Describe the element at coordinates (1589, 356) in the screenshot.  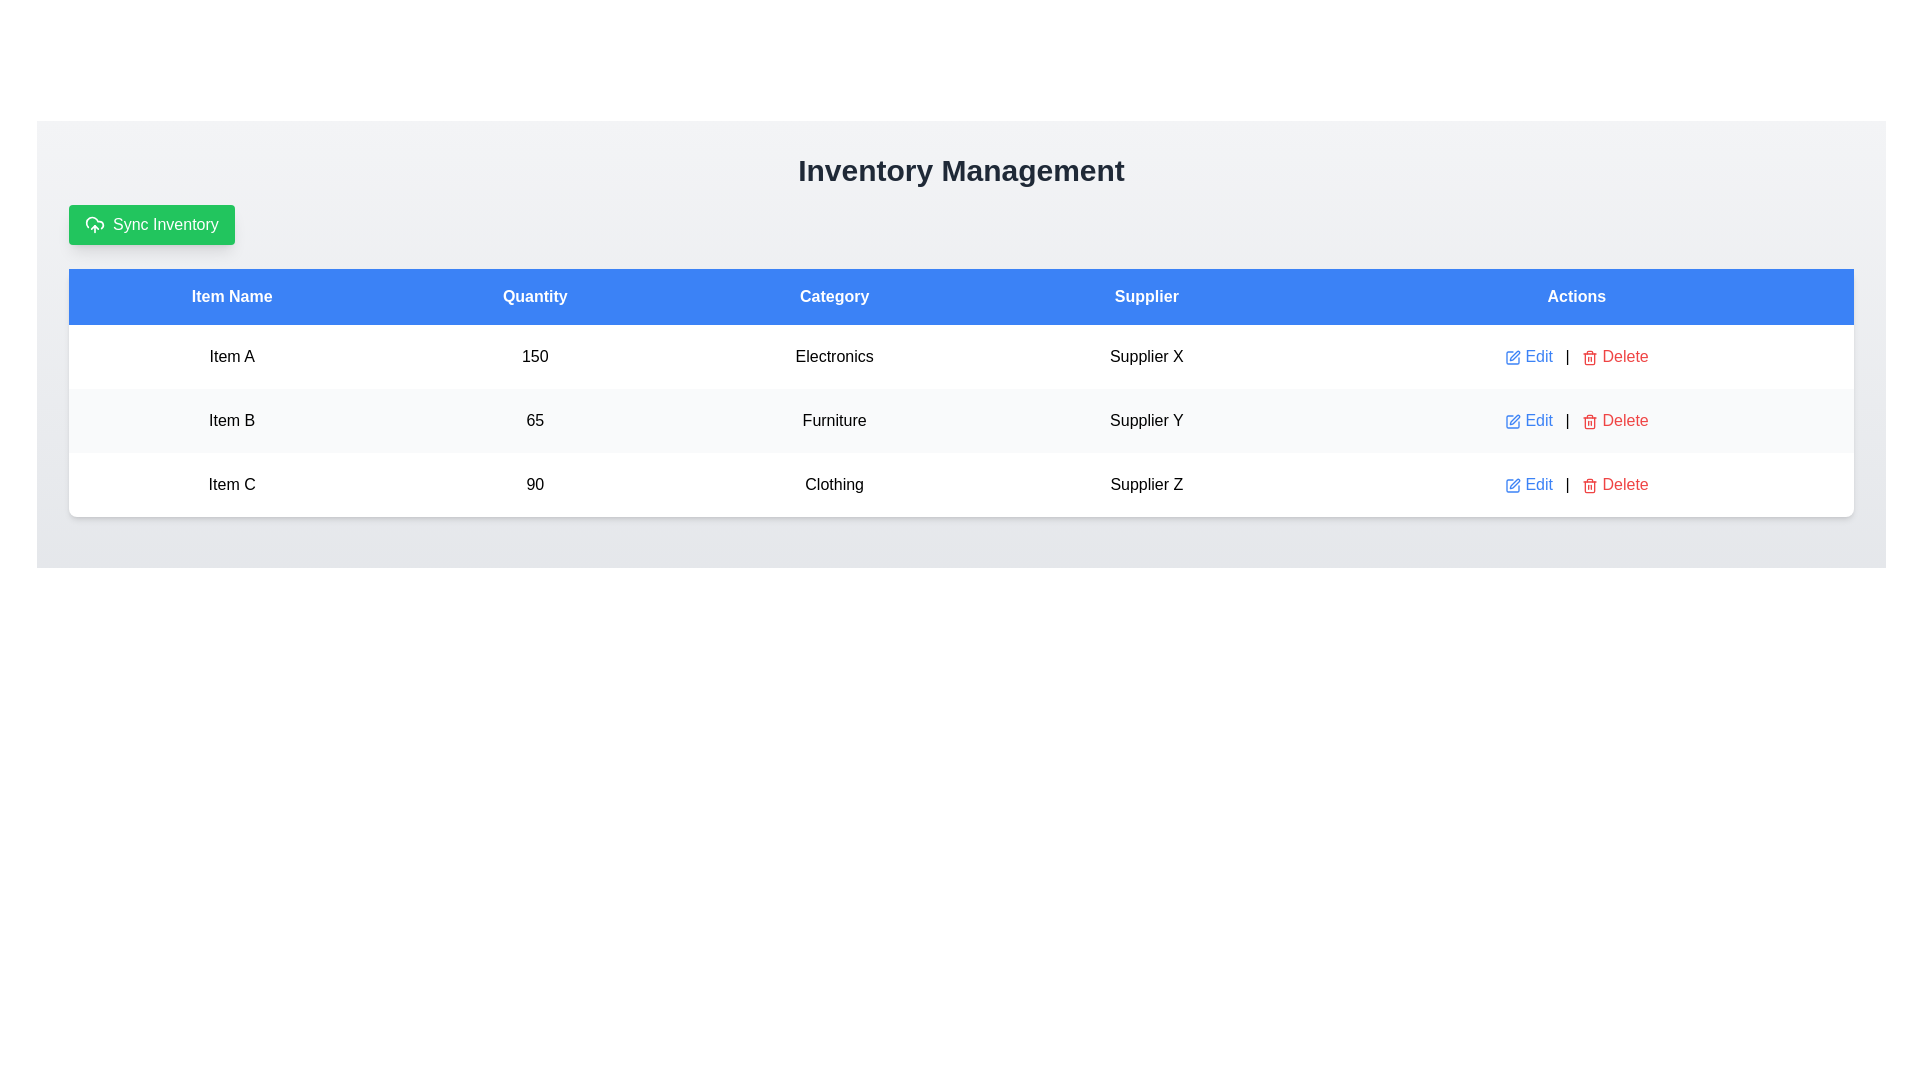
I see `the deletion icon located under the 'Actions' column next to the 'Delete' text for an item` at that location.